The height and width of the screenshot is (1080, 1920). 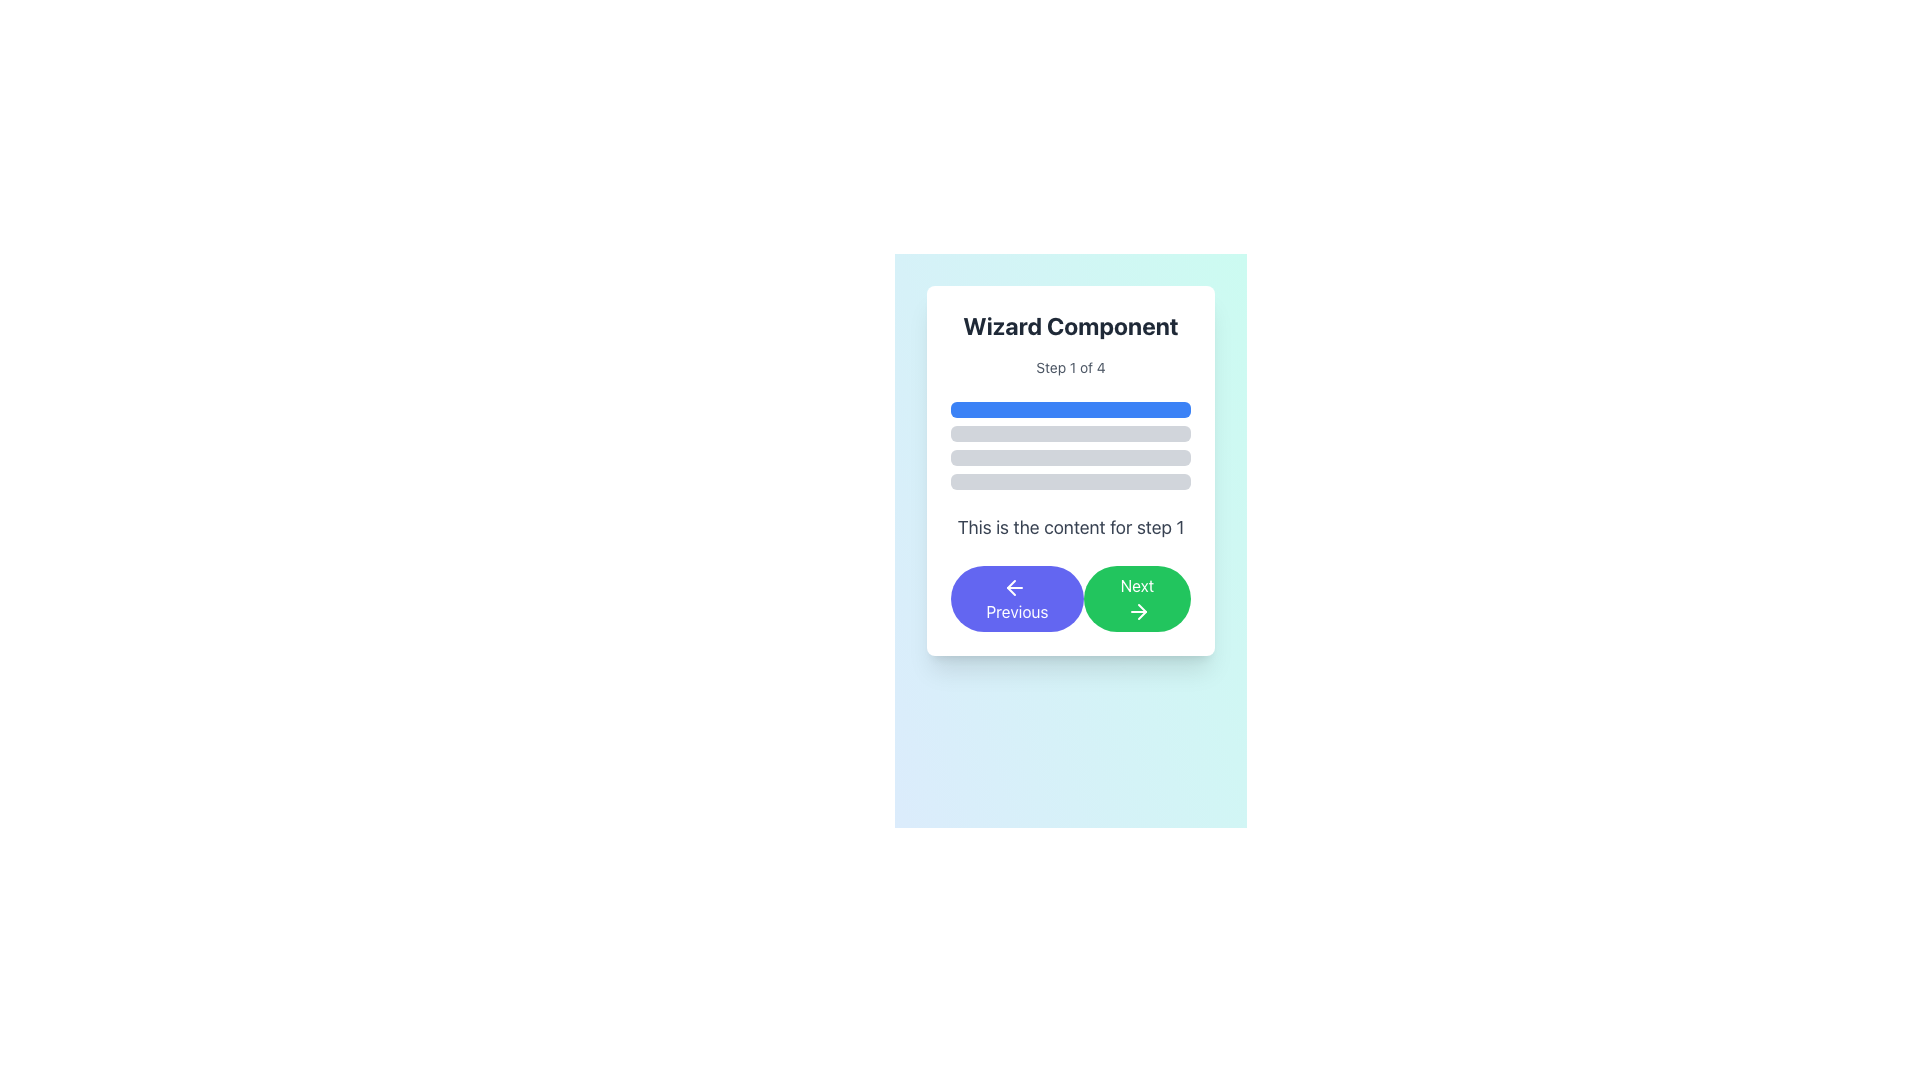 What do you see at coordinates (1015, 586) in the screenshot?
I see `the left-pointing arrow icon inside the blue circular 'Previous' button` at bounding box center [1015, 586].